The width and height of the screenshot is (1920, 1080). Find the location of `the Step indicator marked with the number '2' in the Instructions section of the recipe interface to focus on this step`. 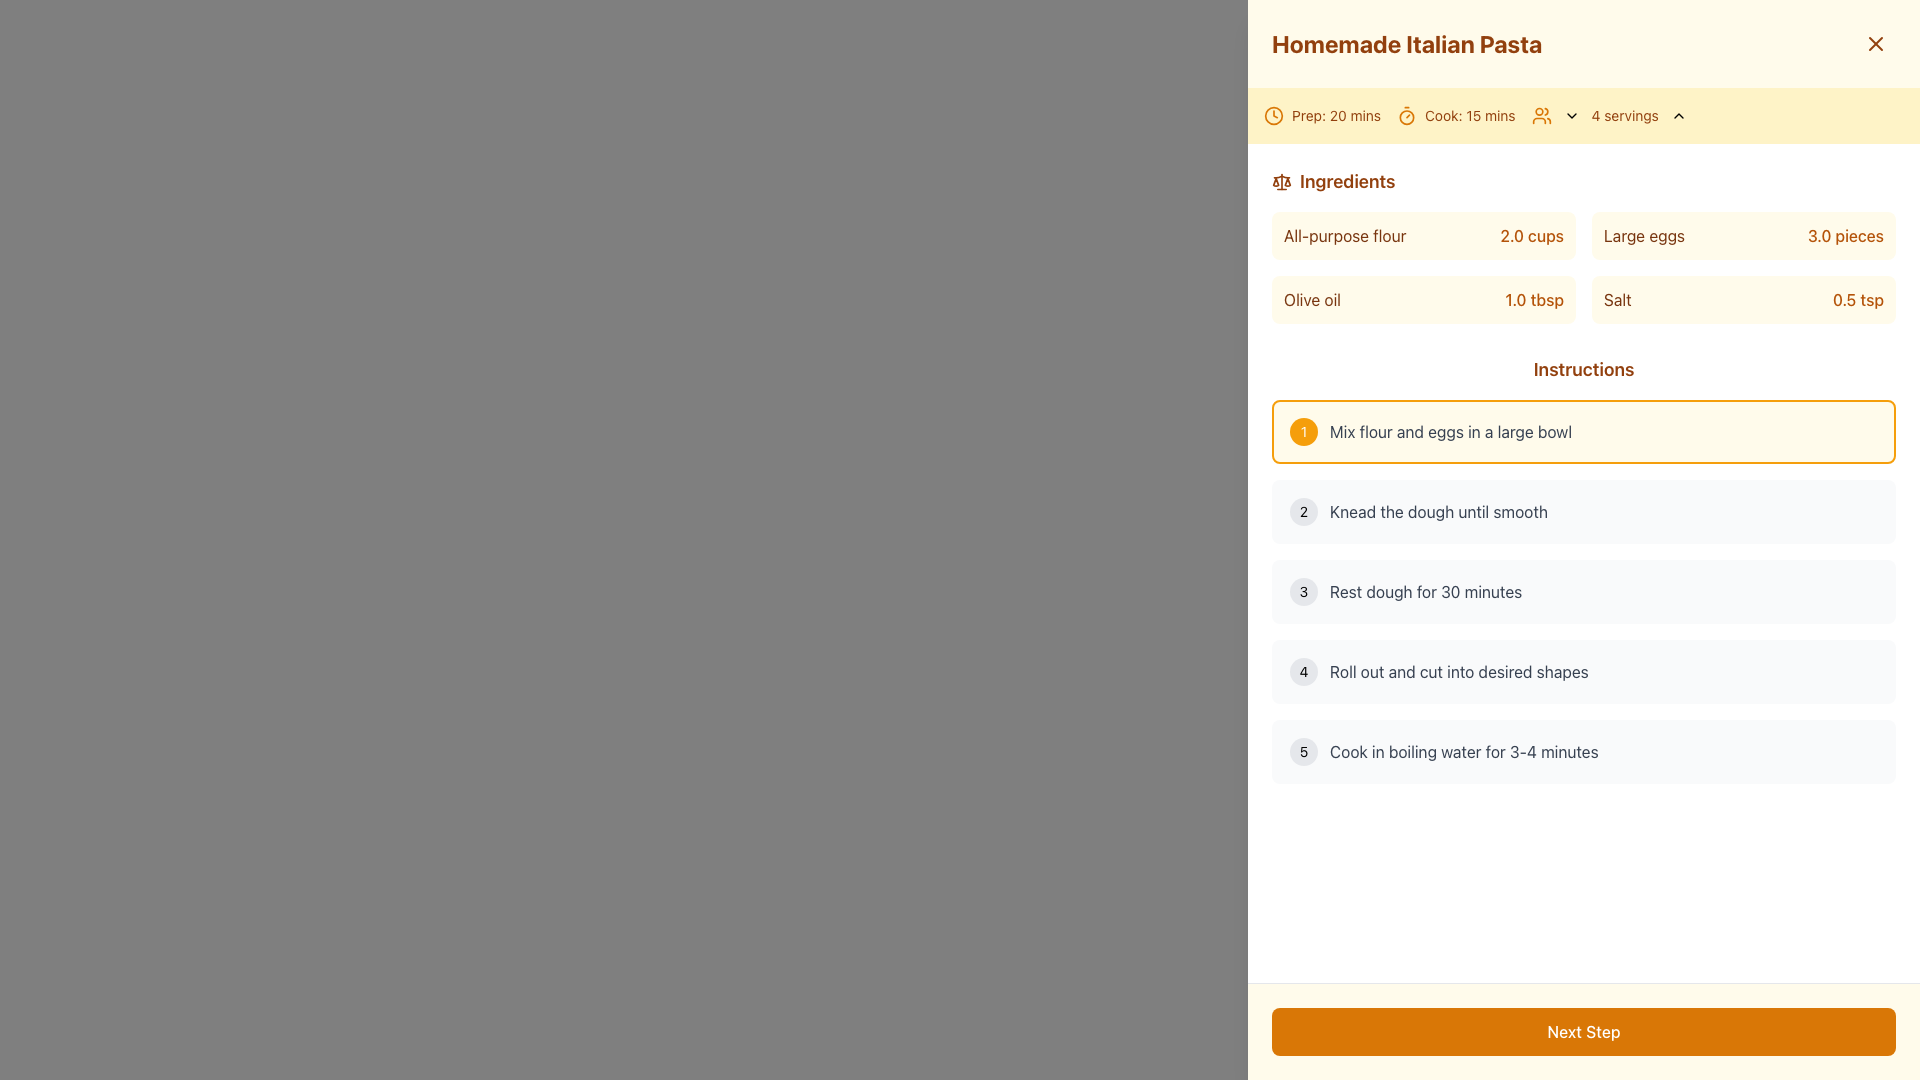

the Step indicator marked with the number '2' in the Instructions section of the recipe interface to focus on this step is located at coordinates (1304, 511).